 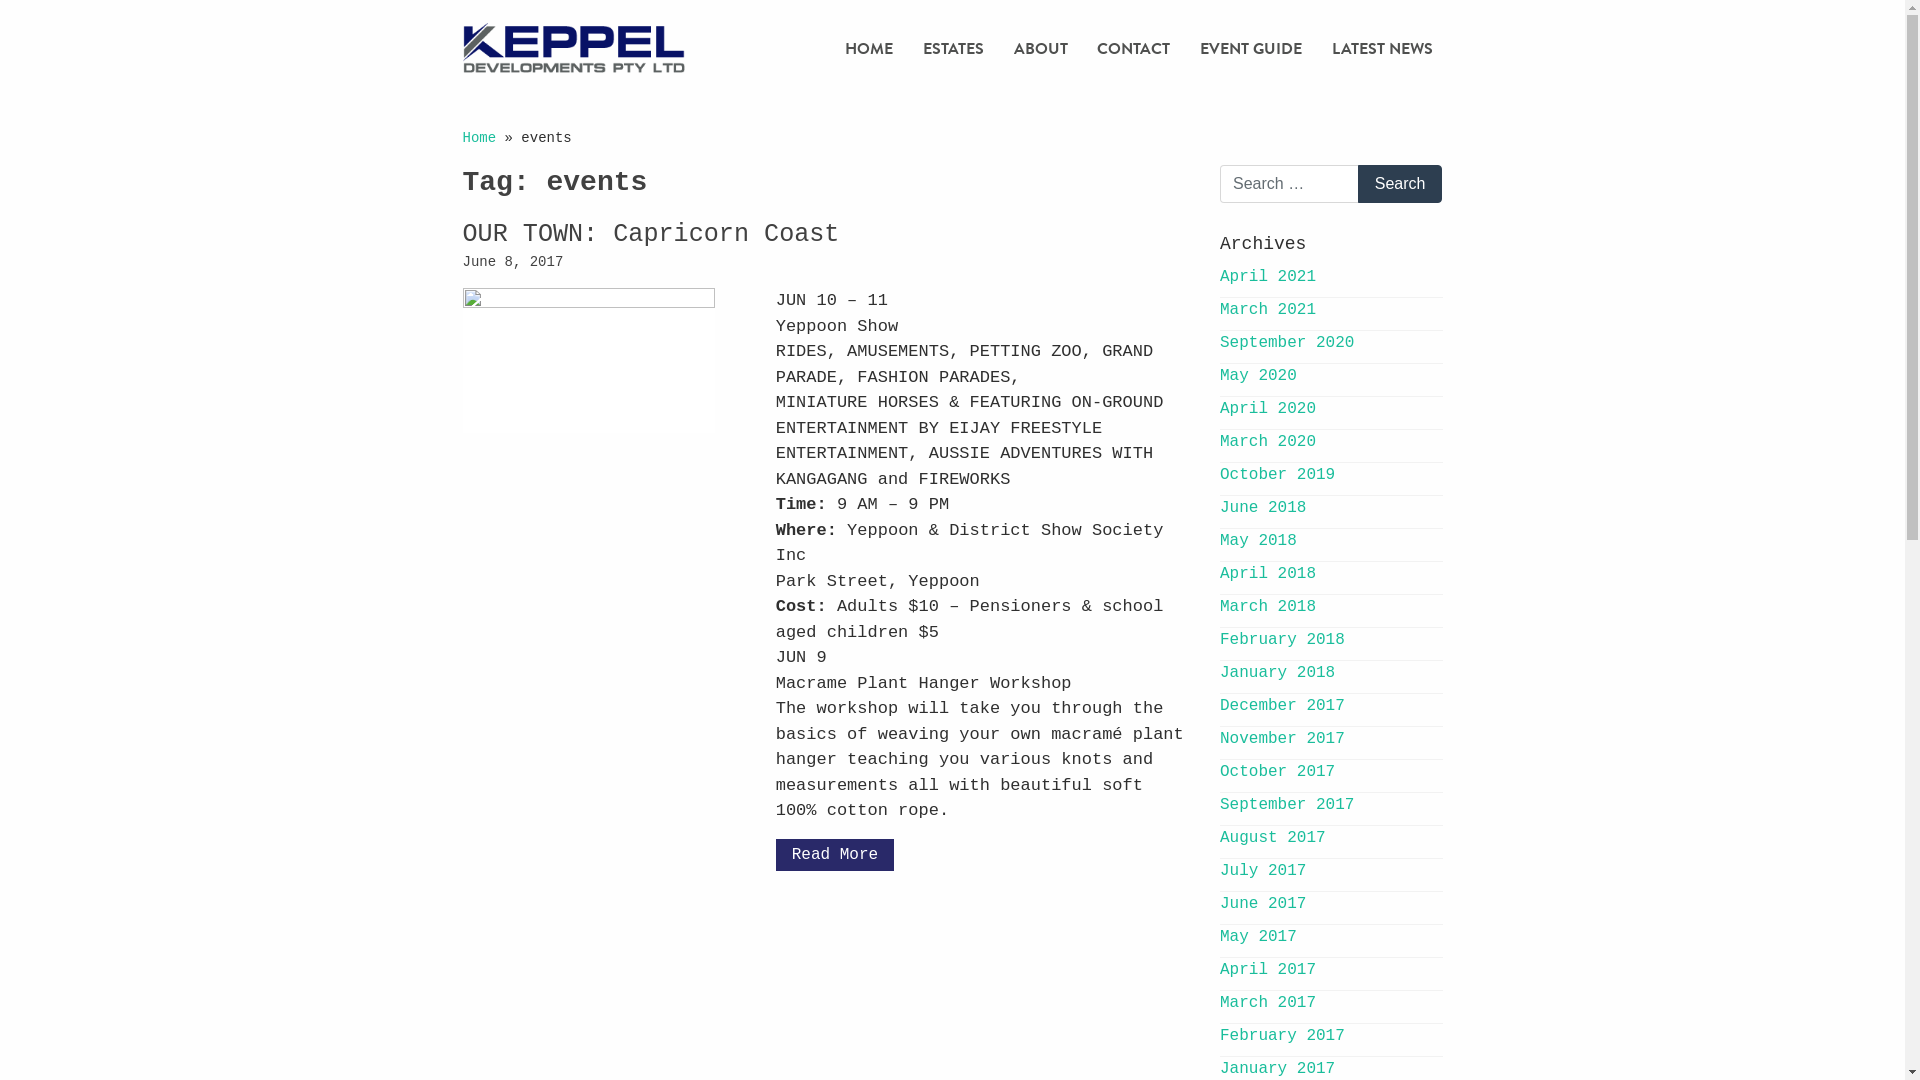 I want to click on 'Home', so click(x=460, y=137).